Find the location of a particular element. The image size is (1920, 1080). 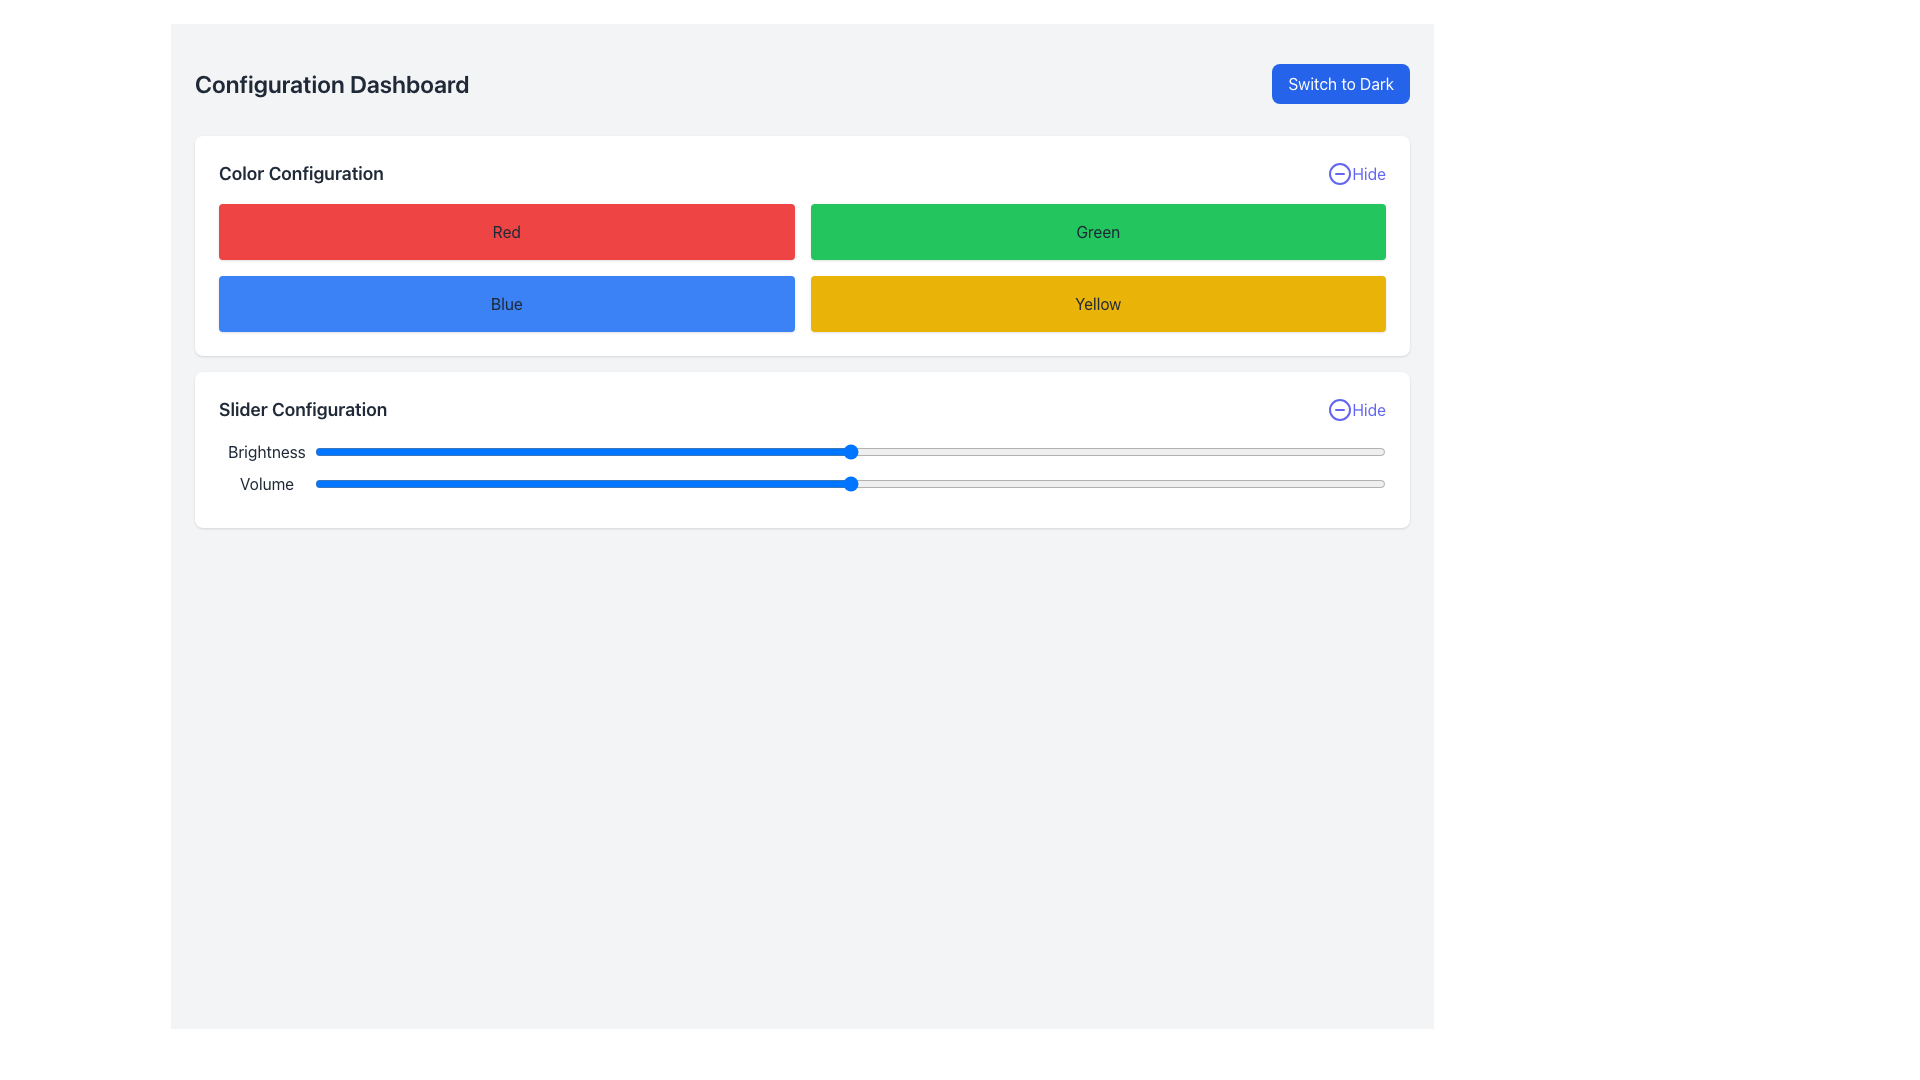

volume is located at coordinates (400, 483).